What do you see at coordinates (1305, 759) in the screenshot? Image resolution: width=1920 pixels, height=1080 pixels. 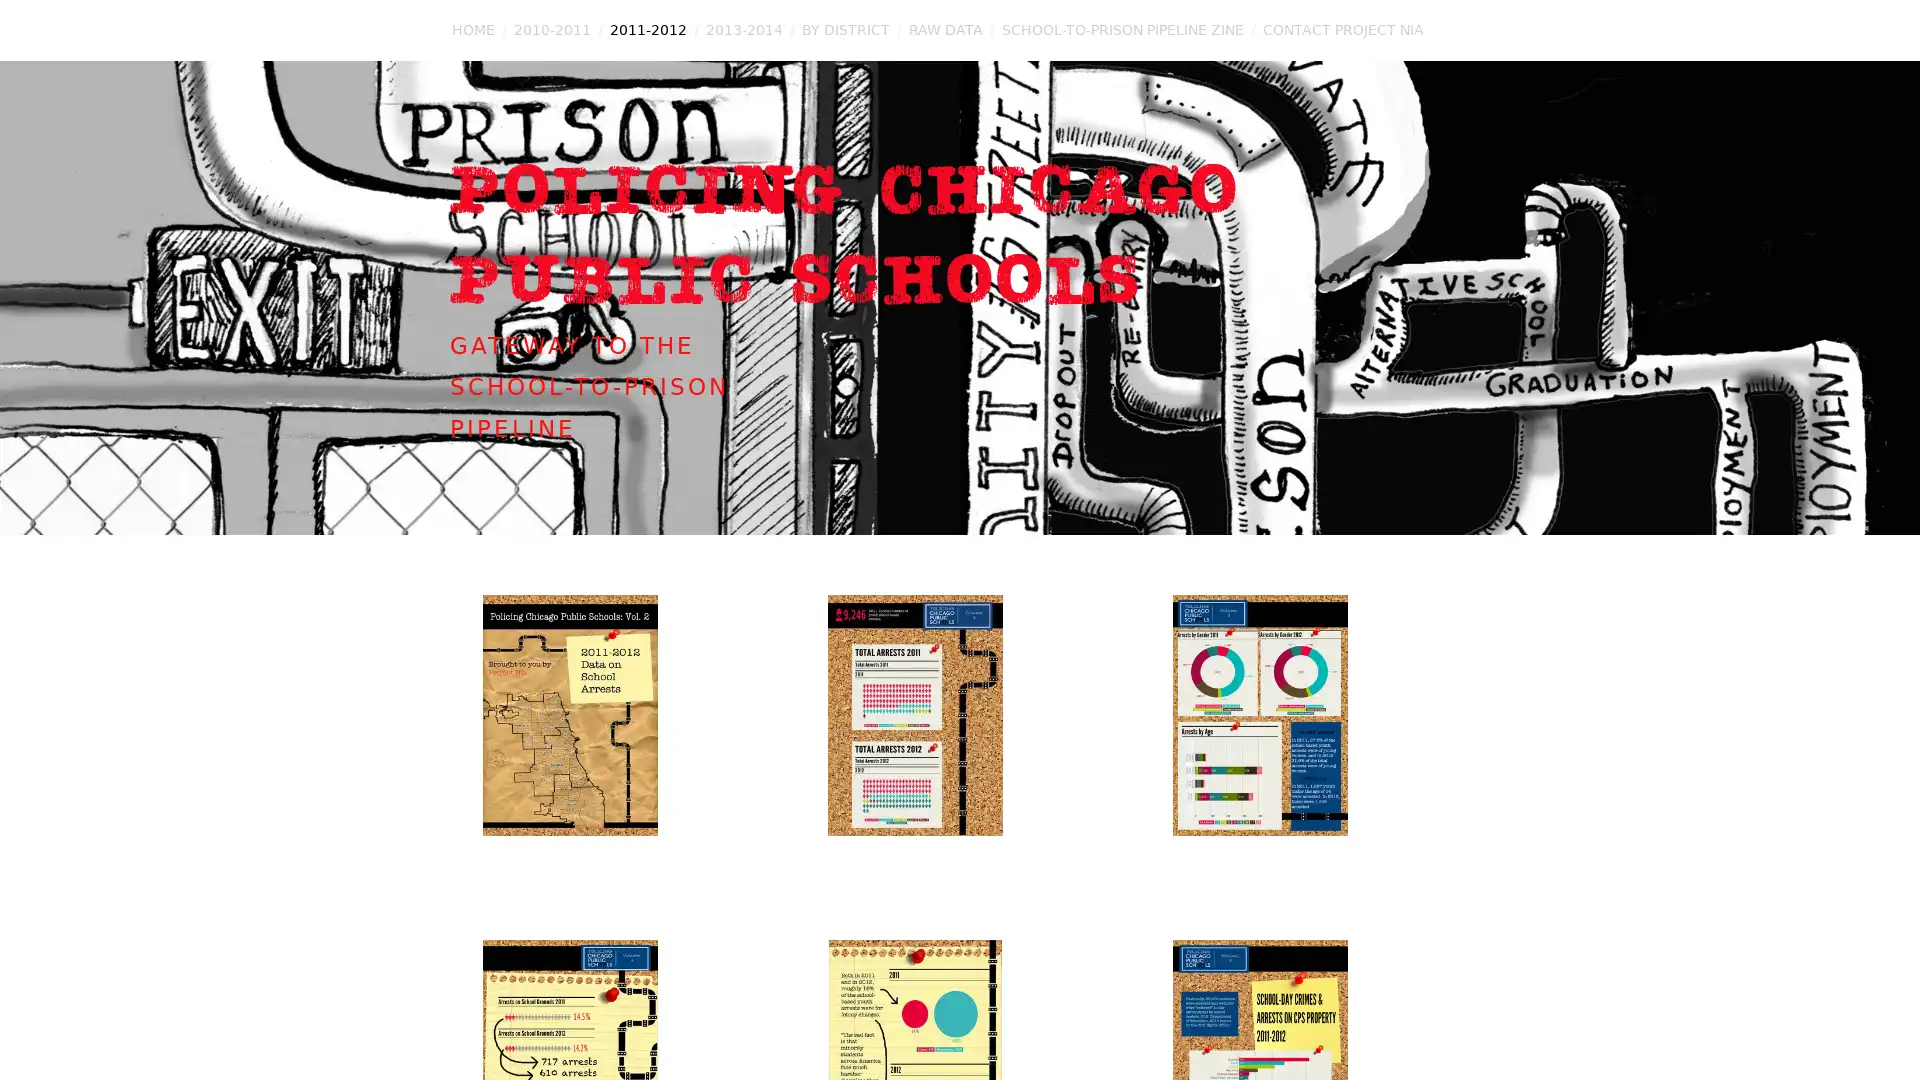 I see `View fullsize CPD in CPS_P6.jpg` at bounding box center [1305, 759].